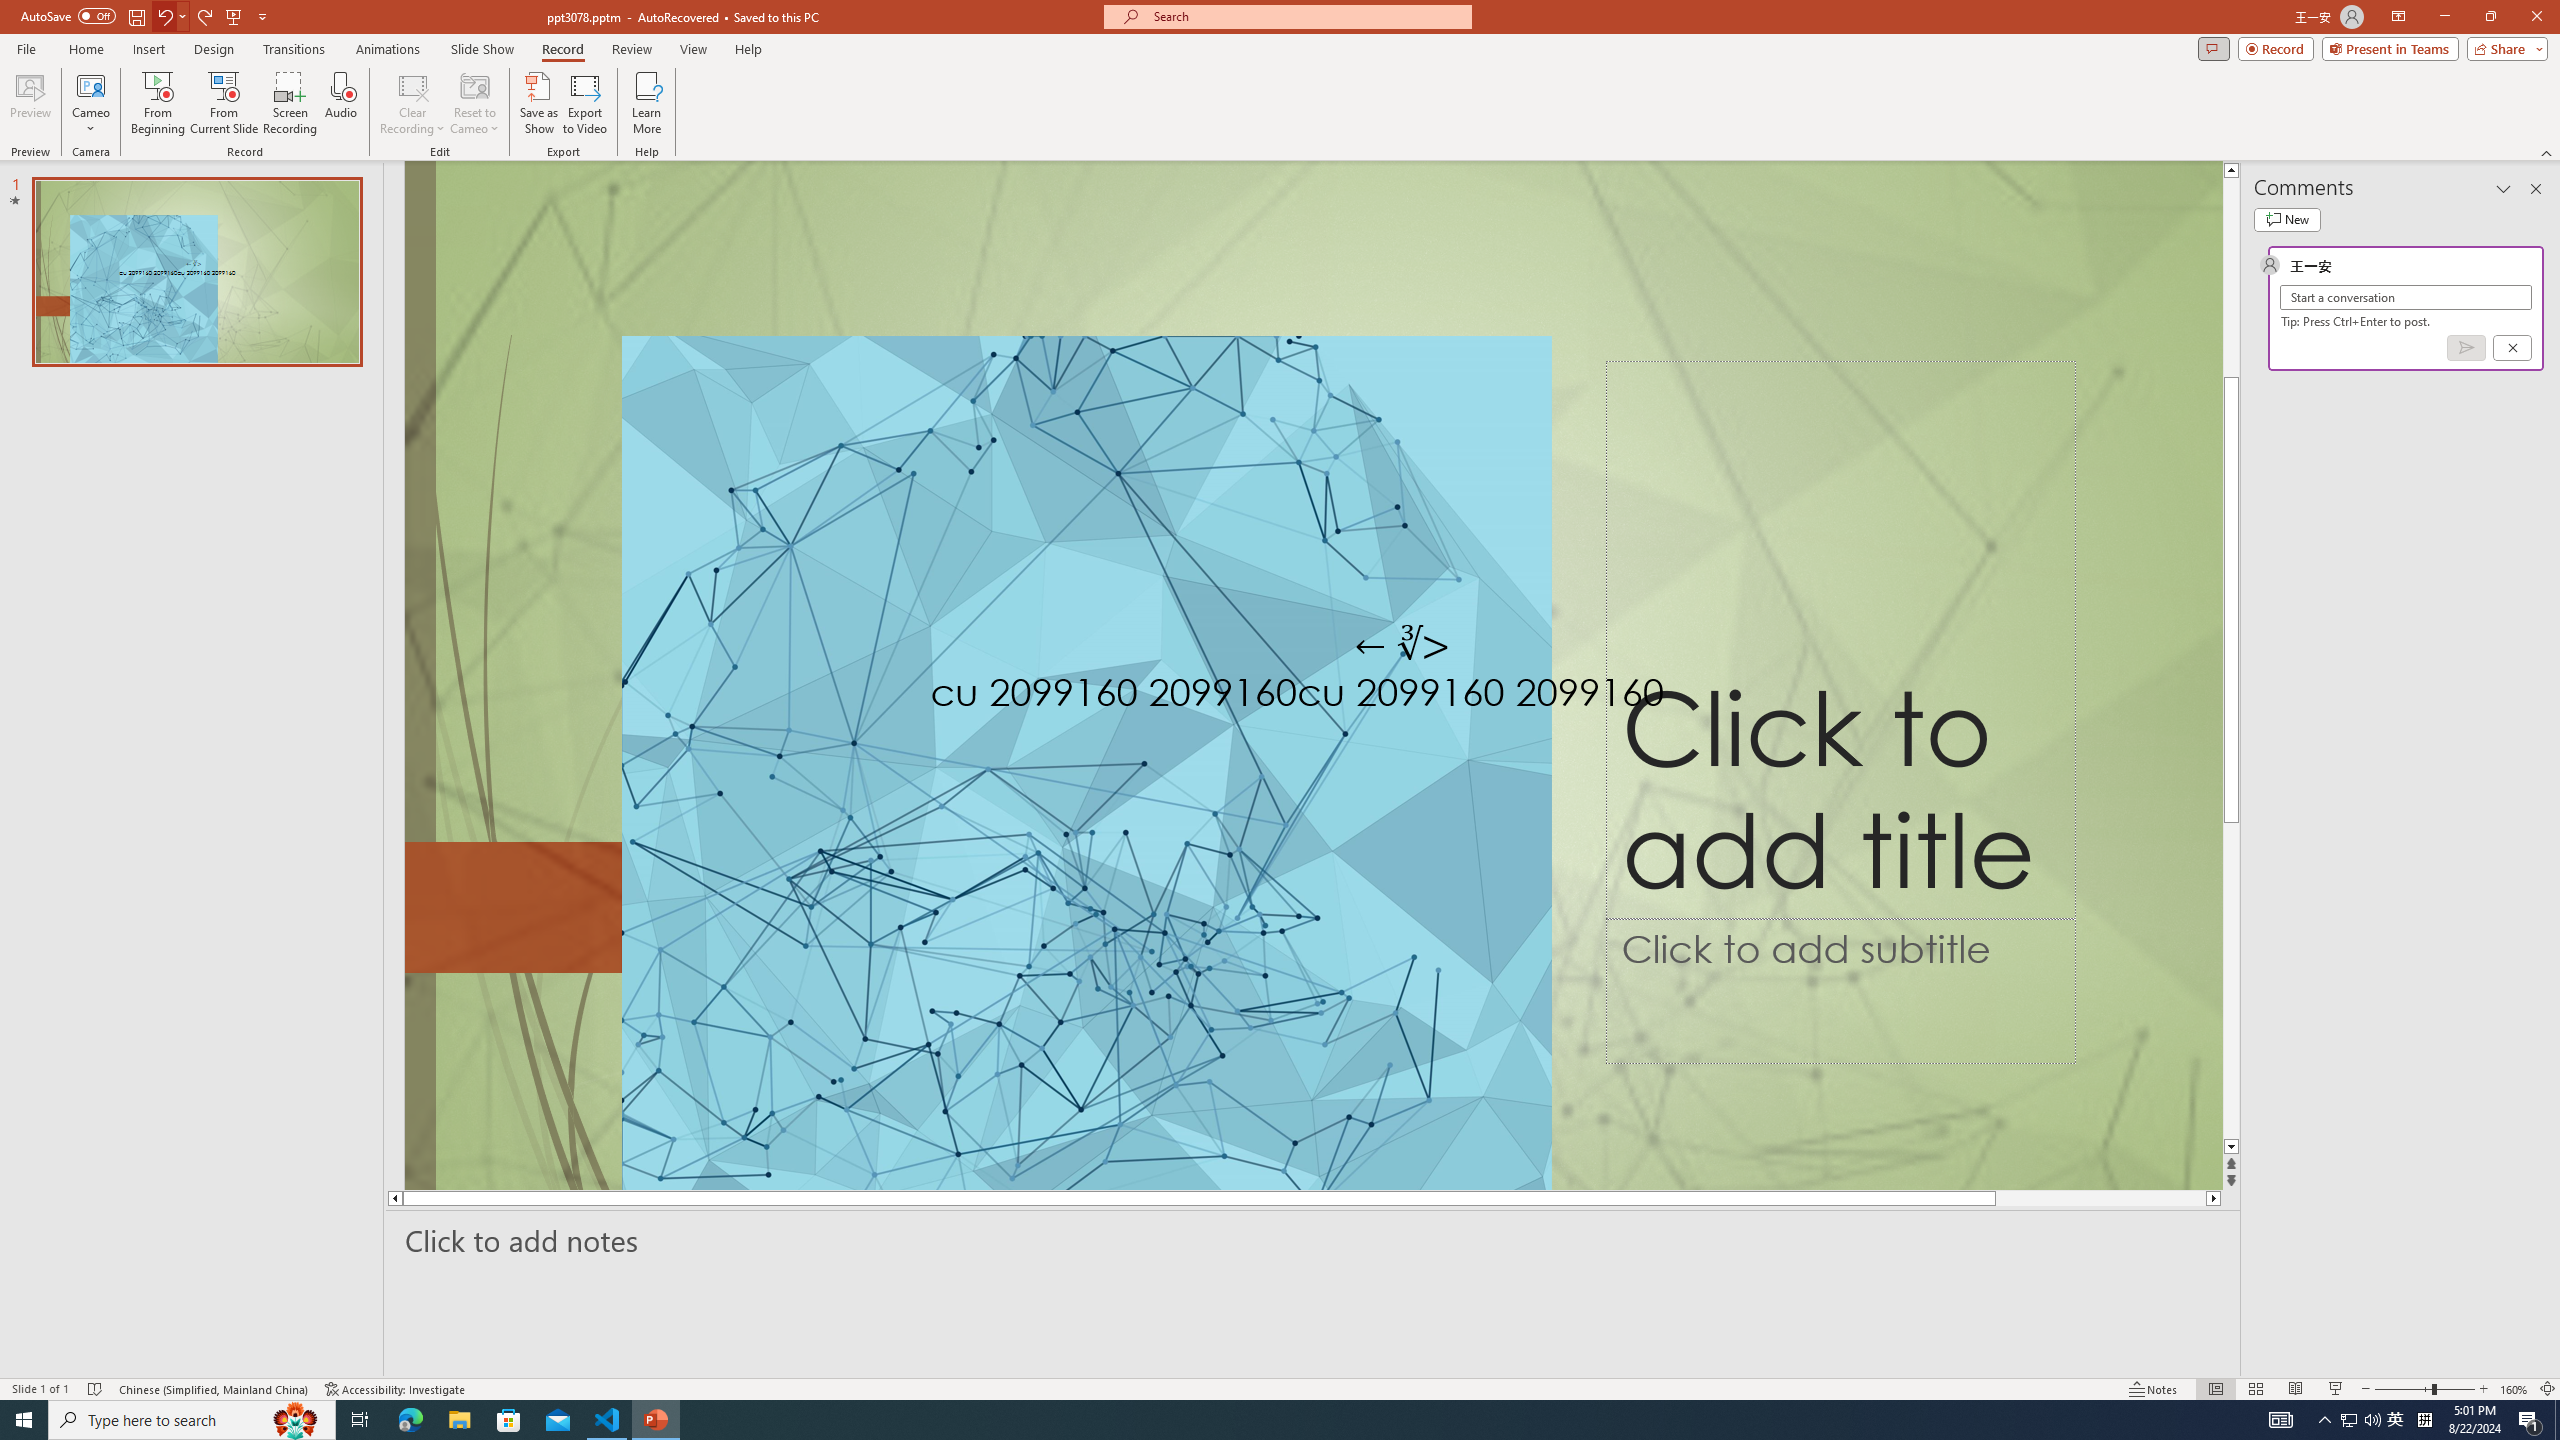 The image size is (2560, 1440). Describe the element at coordinates (1419, 696) in the screenshot. I see `'TextBox 61'` at that location.